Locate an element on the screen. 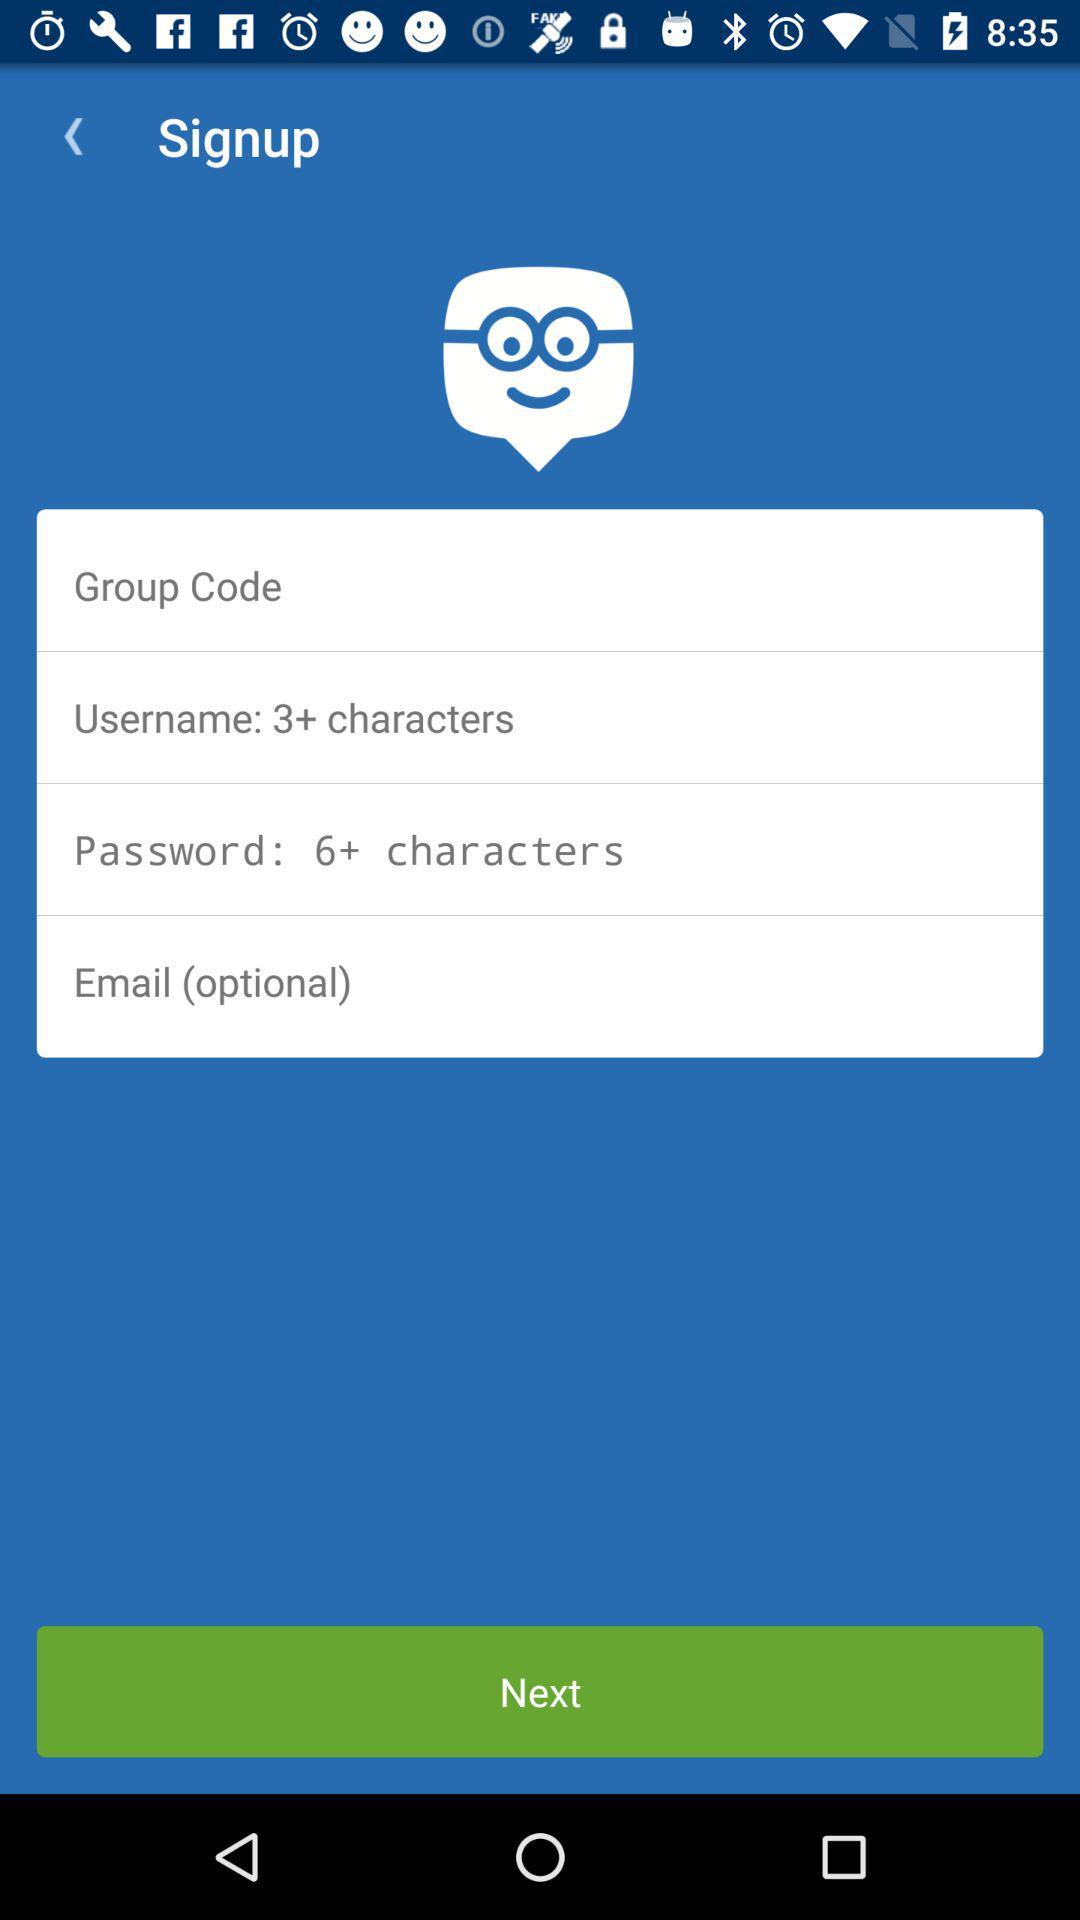 Image resolution: width=1080 pixels, height=1920 pixels. the group code is located at coordinates (540, 584).